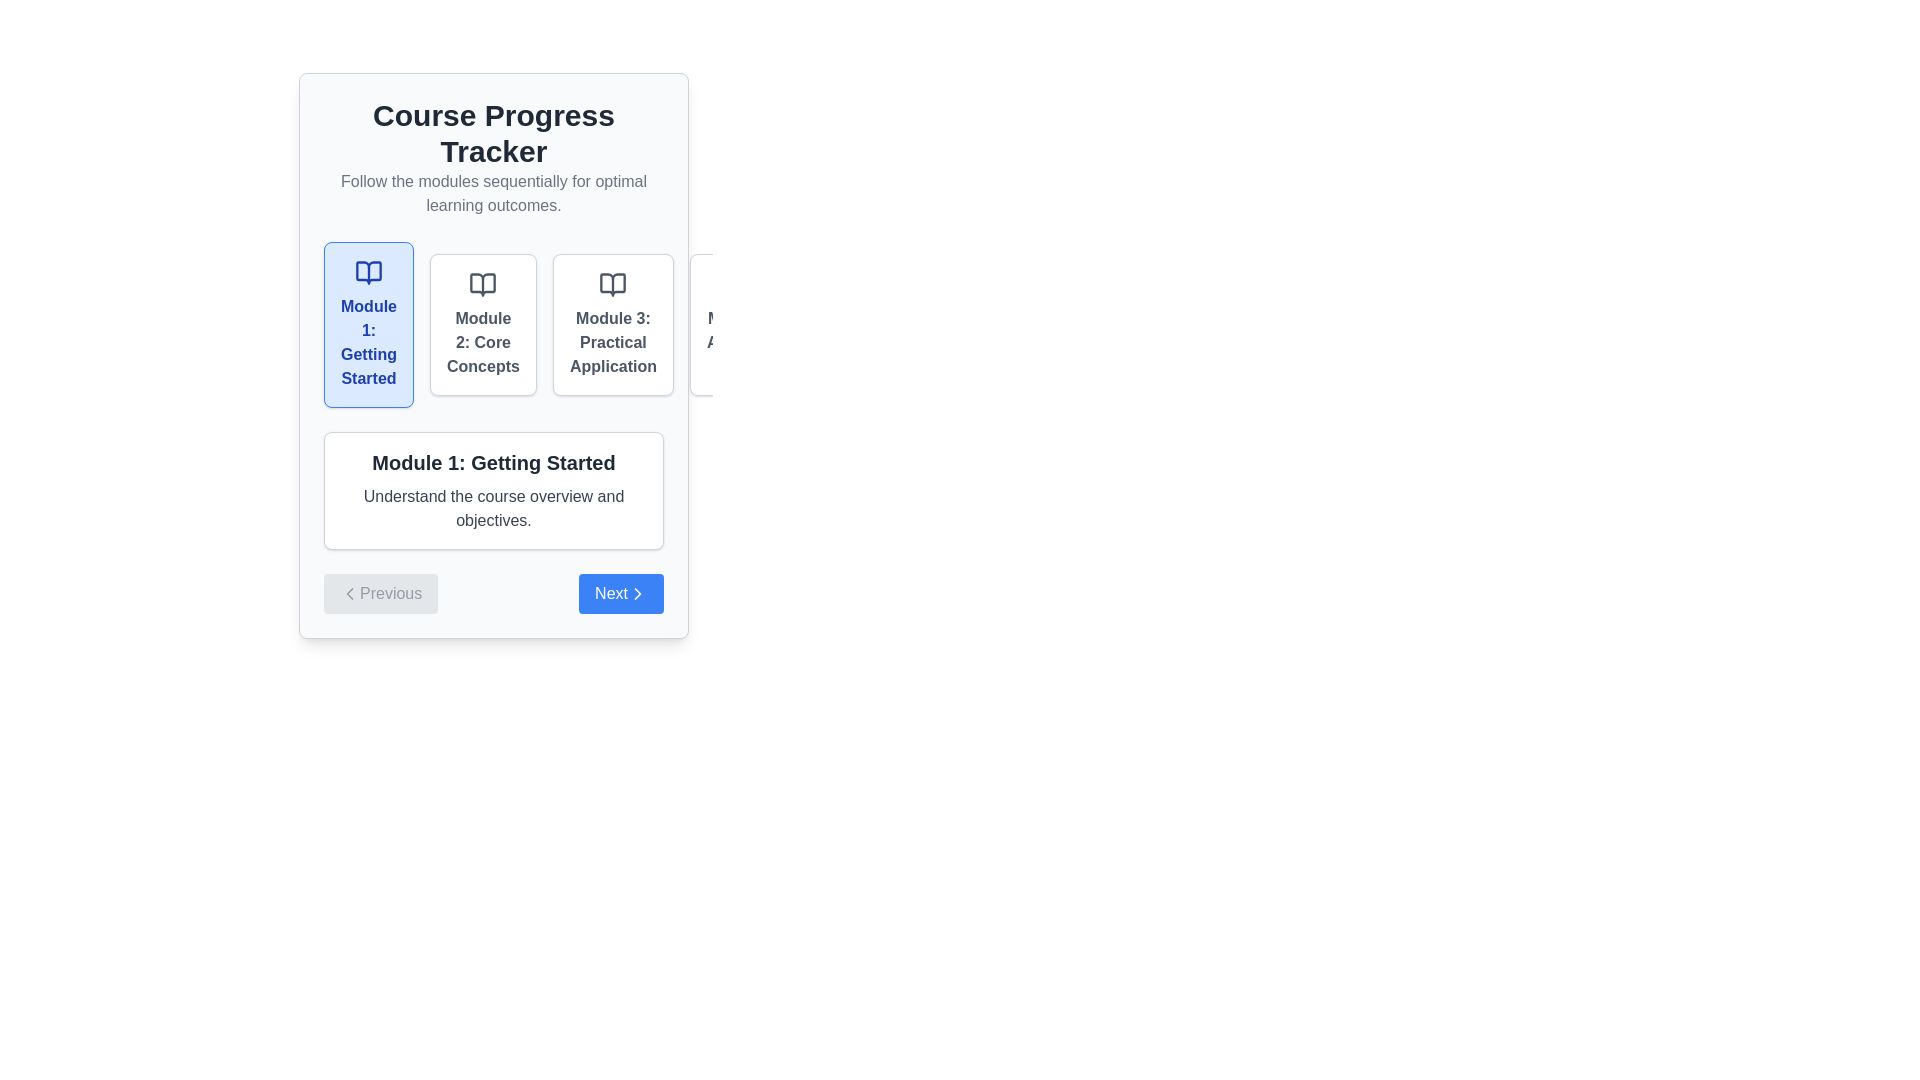  What do you see at coordinates (483, 342) in the screenshot?
I see `the text label displaying 'Module 2: Core Concepts', located centrally within its card, which is positioned between the 'Module 1: Getting Started' card on the left and the 'Module 3: Practical Application' card on the right` at bounding box center [483, 342].